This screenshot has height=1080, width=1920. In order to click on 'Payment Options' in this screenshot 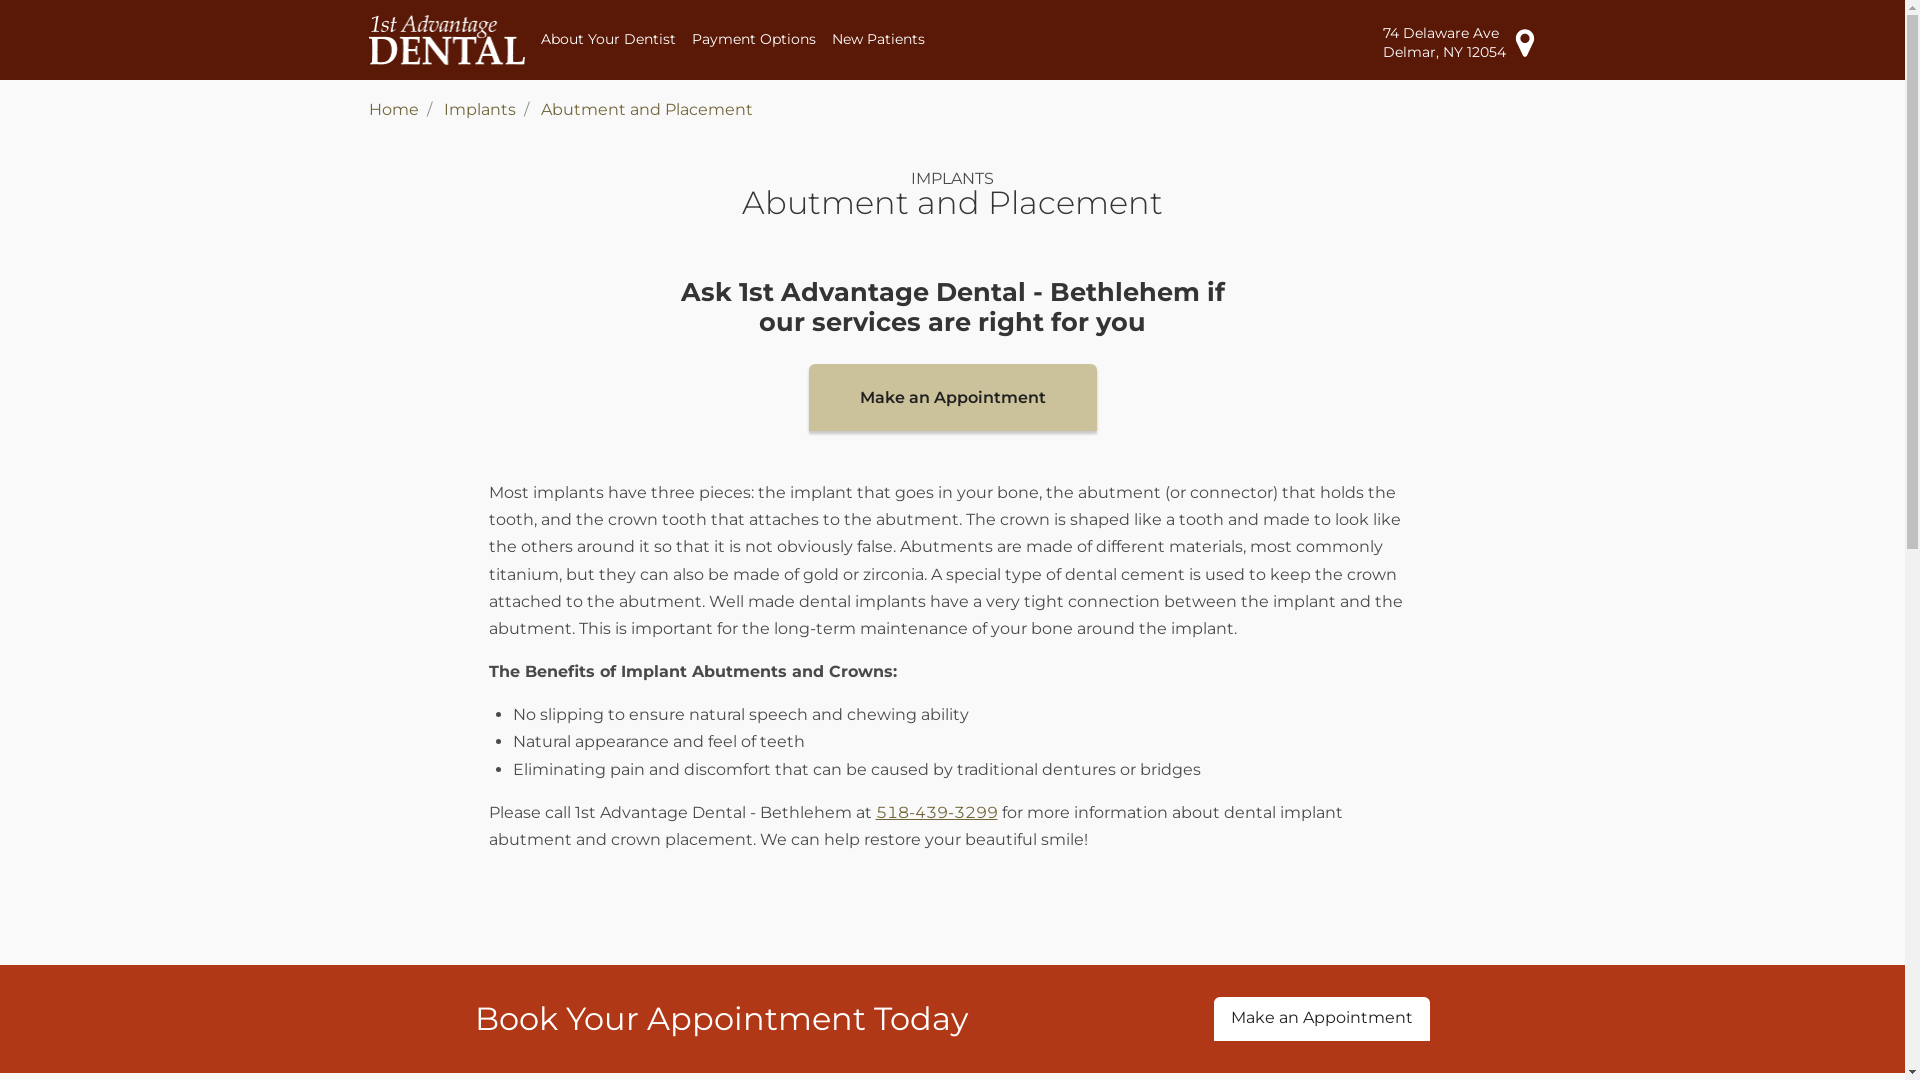, I will do `click(752, 39)`.